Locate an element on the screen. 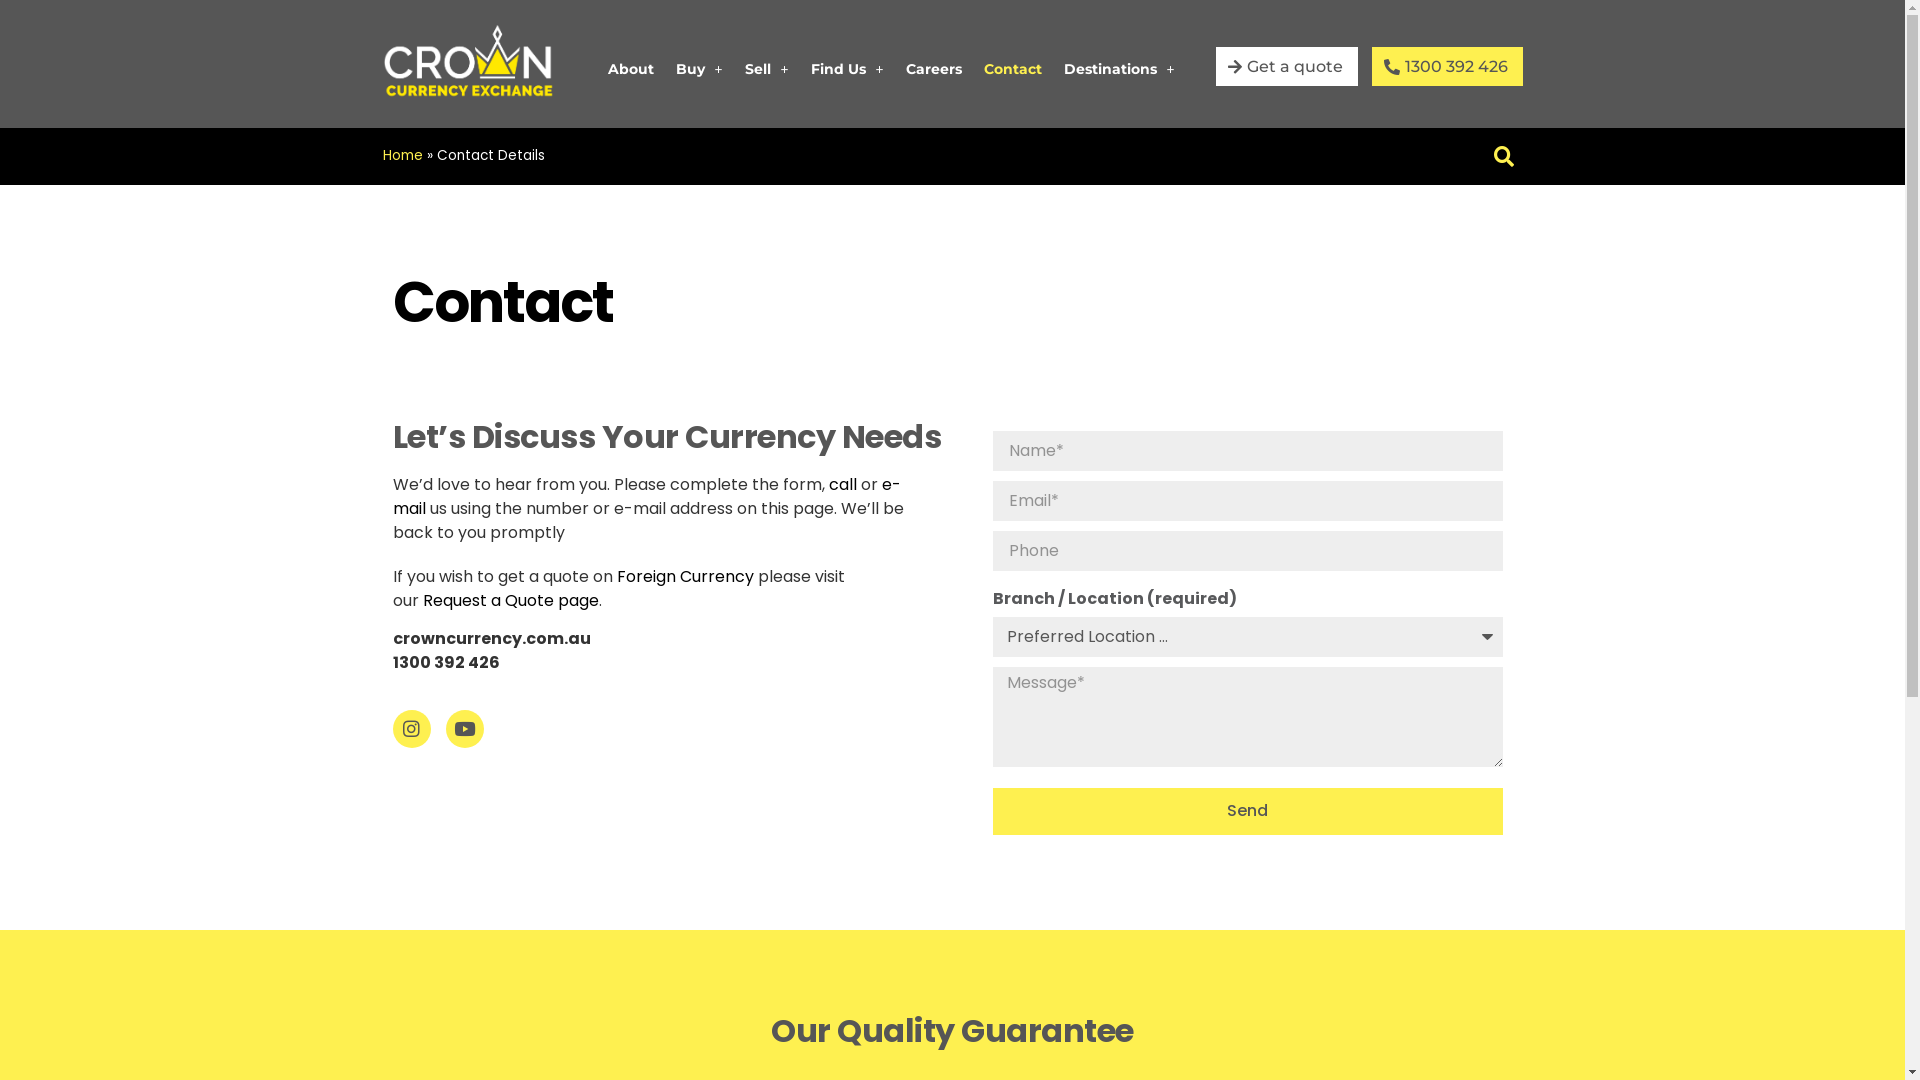 The width and height of the screenshot is (1920, 1080). 'Contact' is located at coordinates (1012, 68).